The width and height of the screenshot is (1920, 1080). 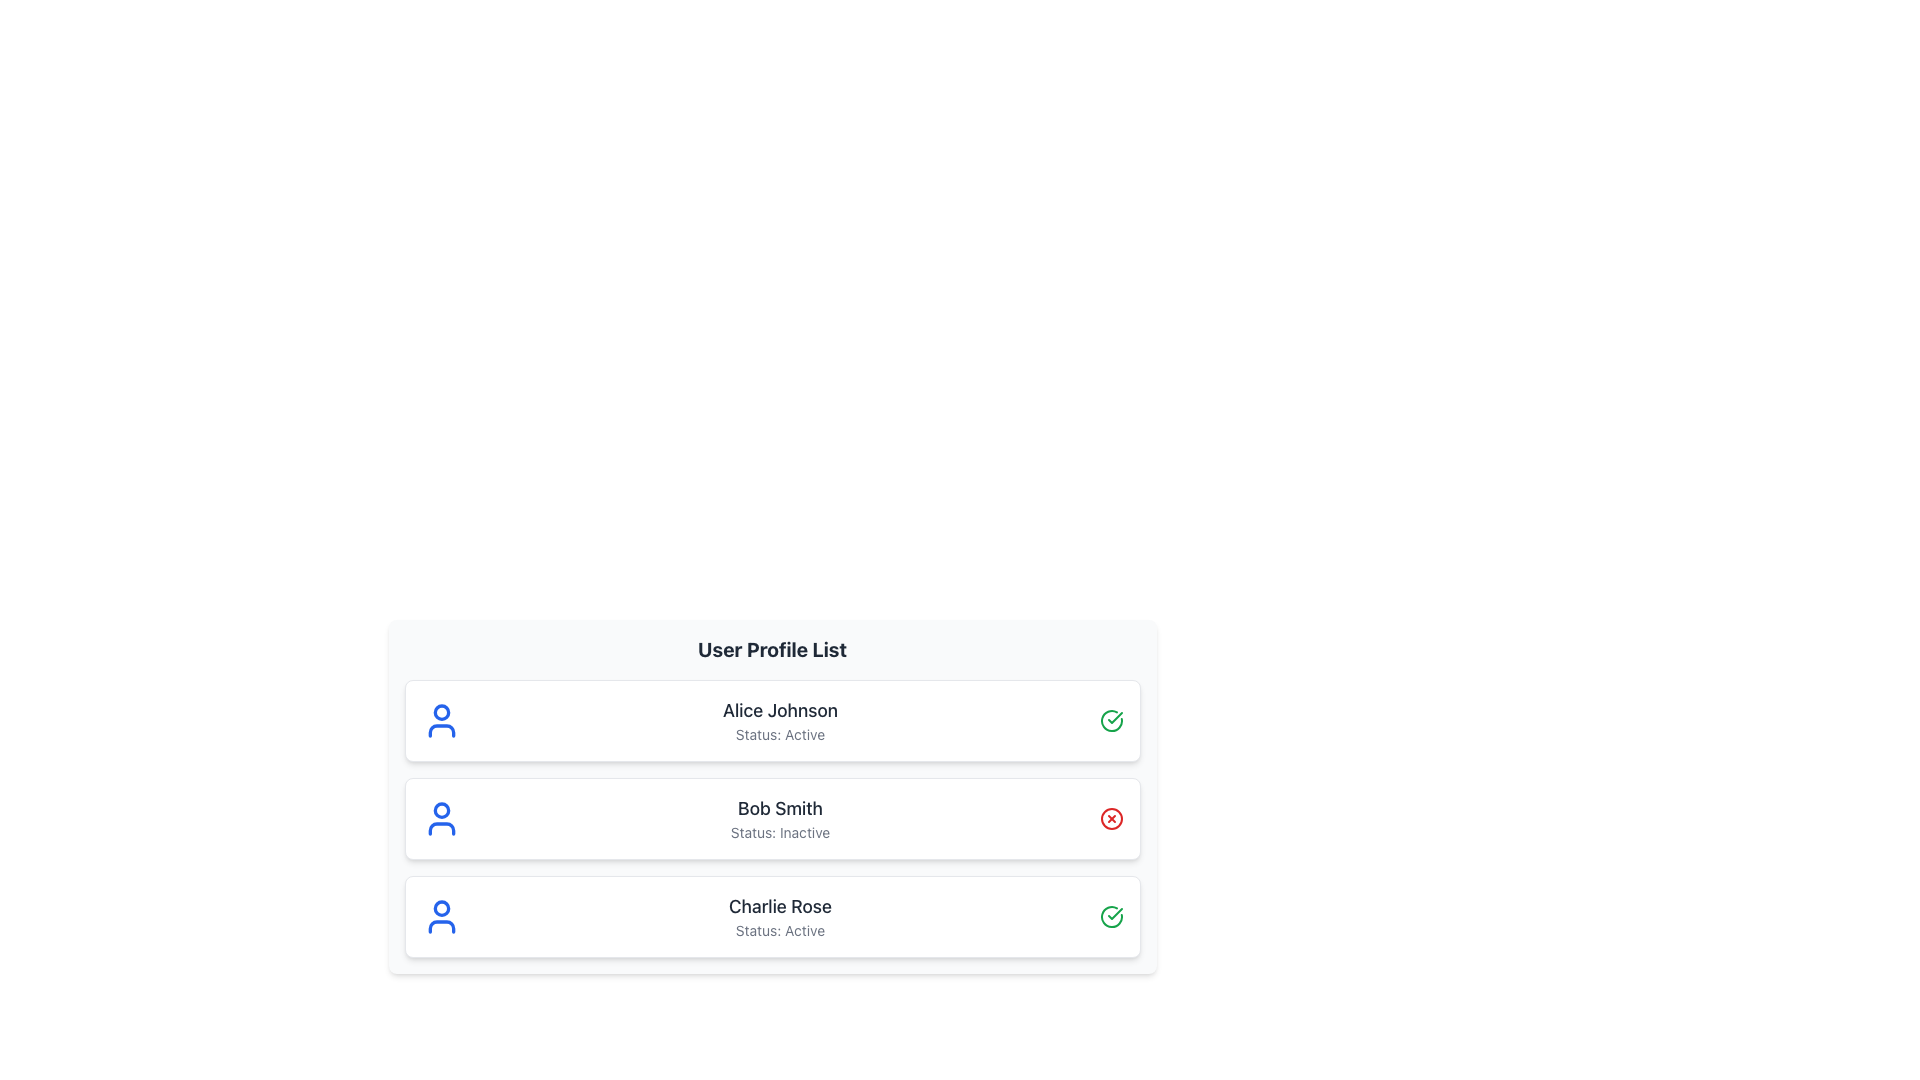 What do you see at coordinates (779, 930) in the screenshot?
I see `the 'Status: Active' text label located beneath the name 'Charlie Rose' in the user profile listing` at bounding box center [779, 930].